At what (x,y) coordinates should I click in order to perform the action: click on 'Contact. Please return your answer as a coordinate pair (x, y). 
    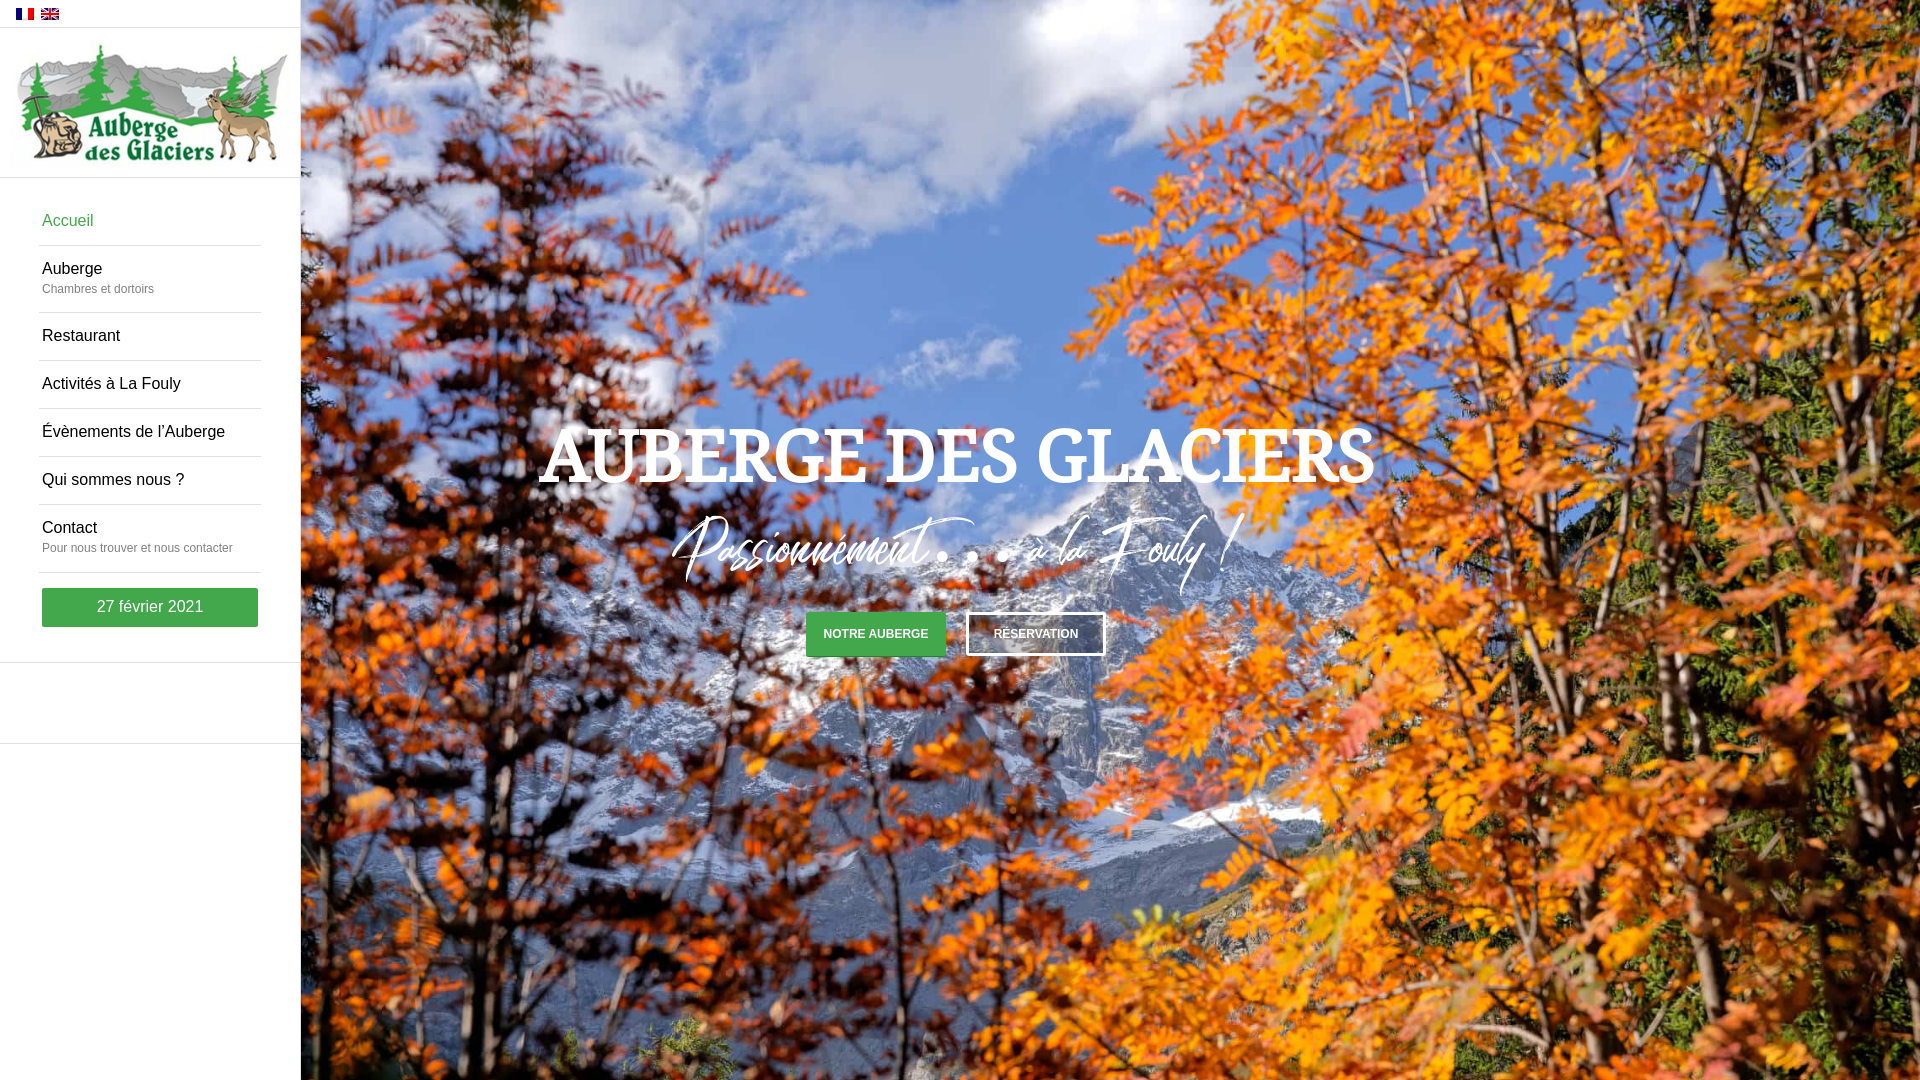
    Looking at the image, I should click on (148, 538).